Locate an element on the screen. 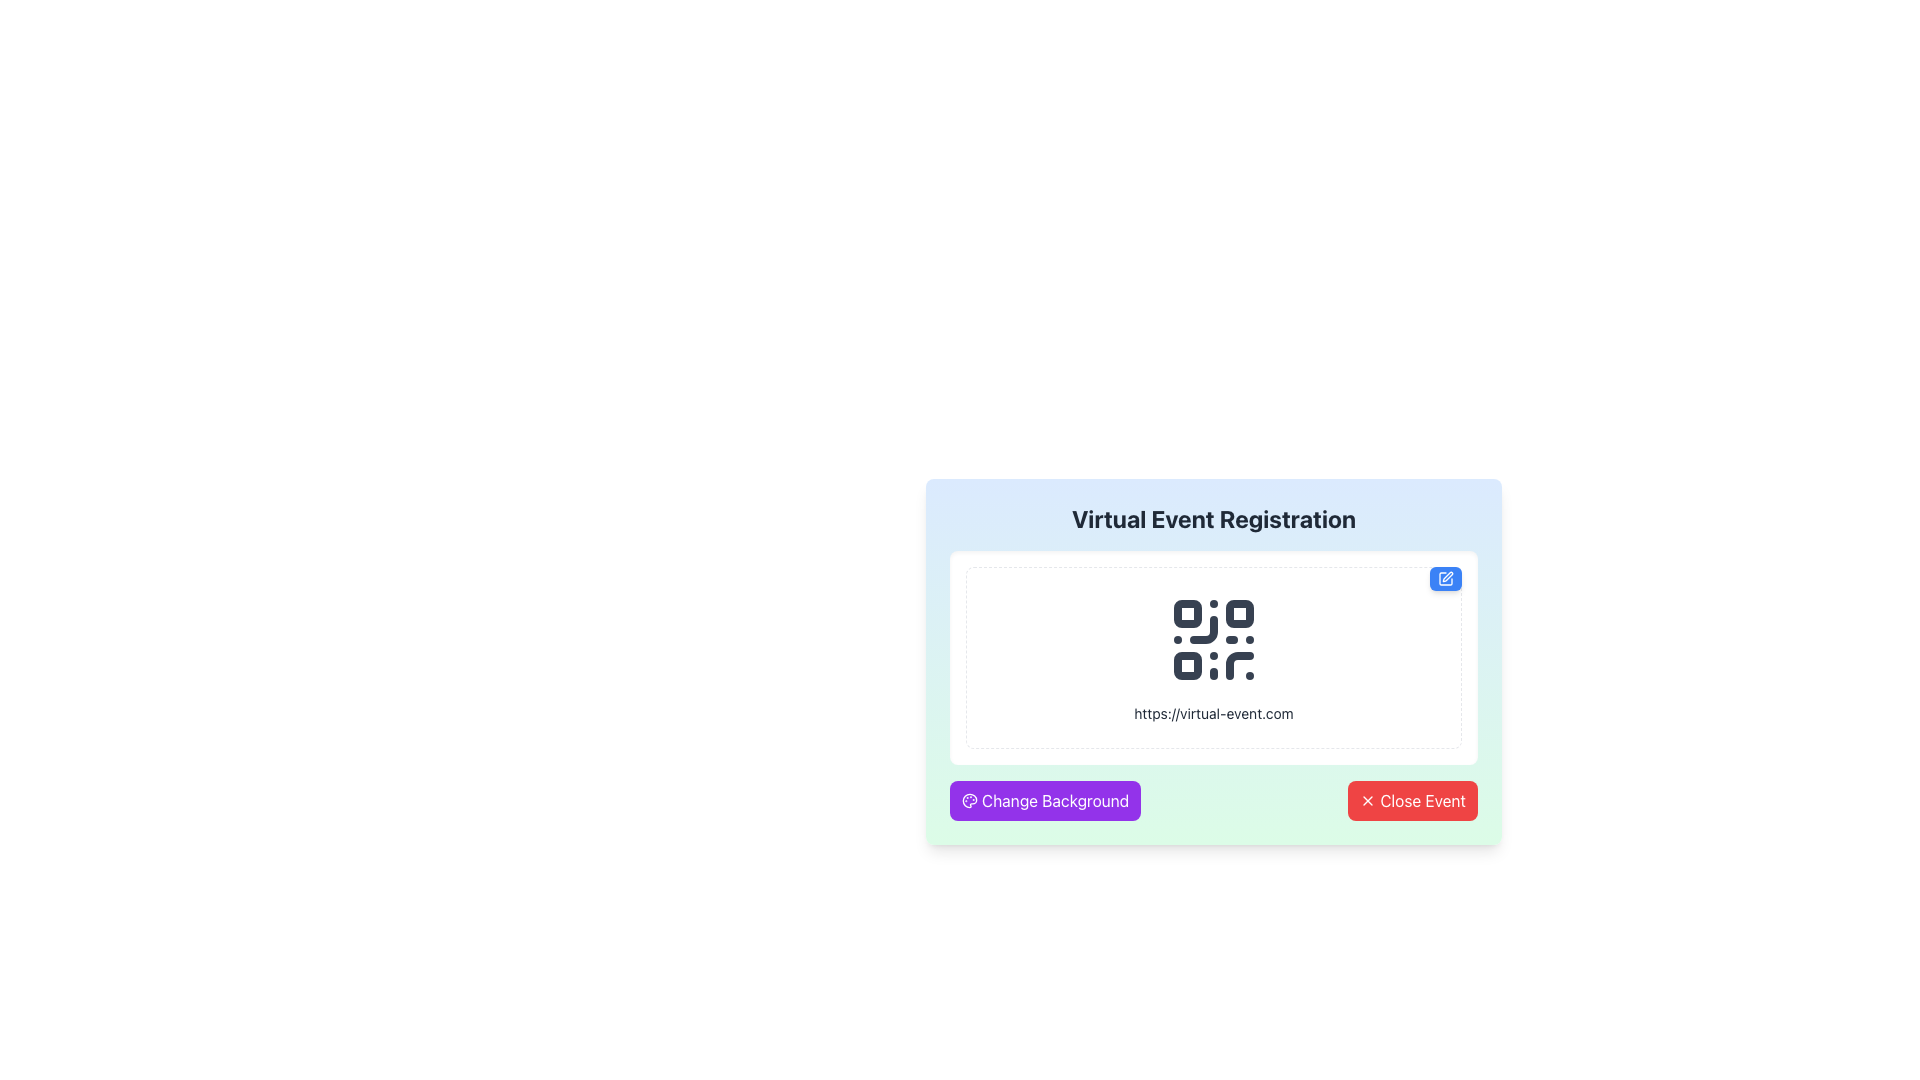 The image size is (1920, 1080). the text label displaying the URL 'https://virtual-event.com', which is styled with small gray text and positioned below the QR code icon in the 'Virtual Event Registration' section is located at coordinates (1213, 712).